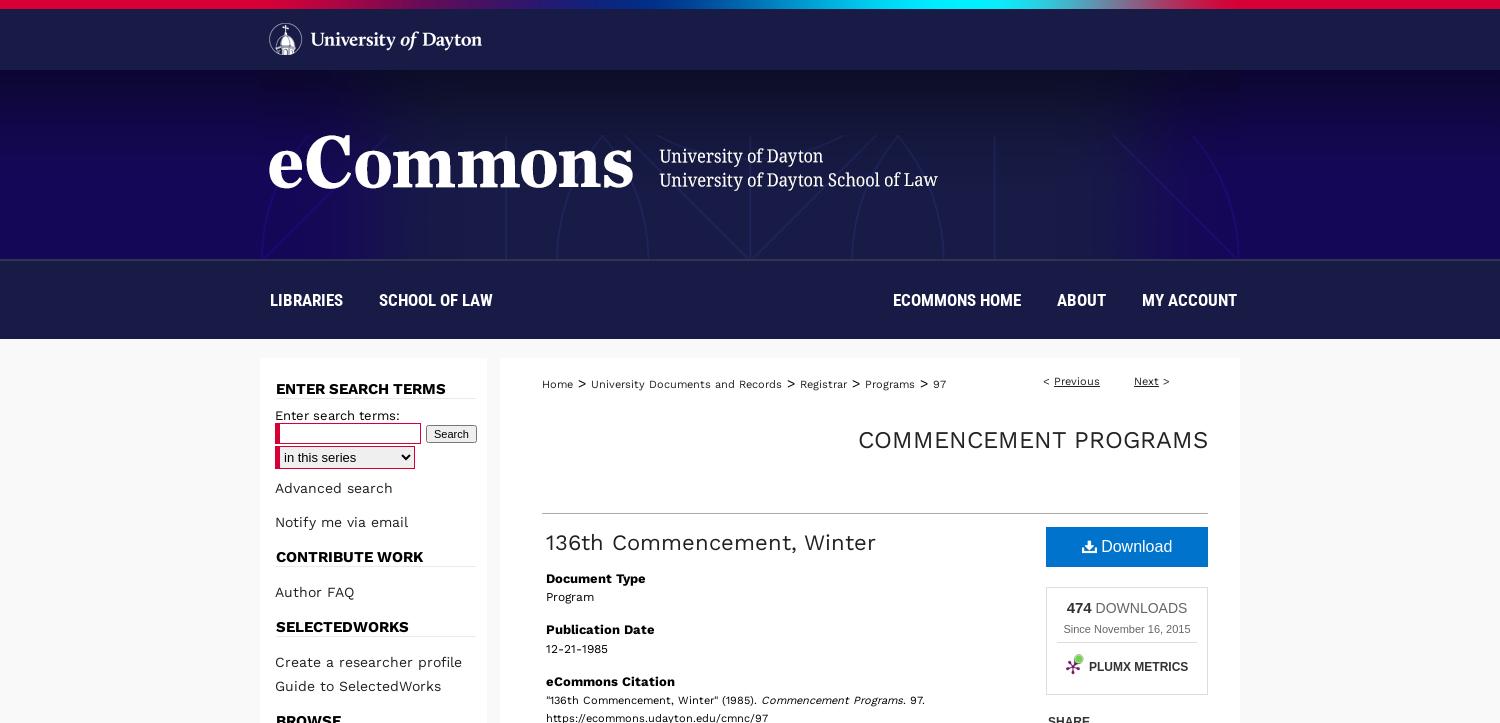 The height and width of the screenshot is (723, 1500). What do you see at coordinates (569, 596) in the screenshot?
I see `'Program'` at bounding box center [569, 596].